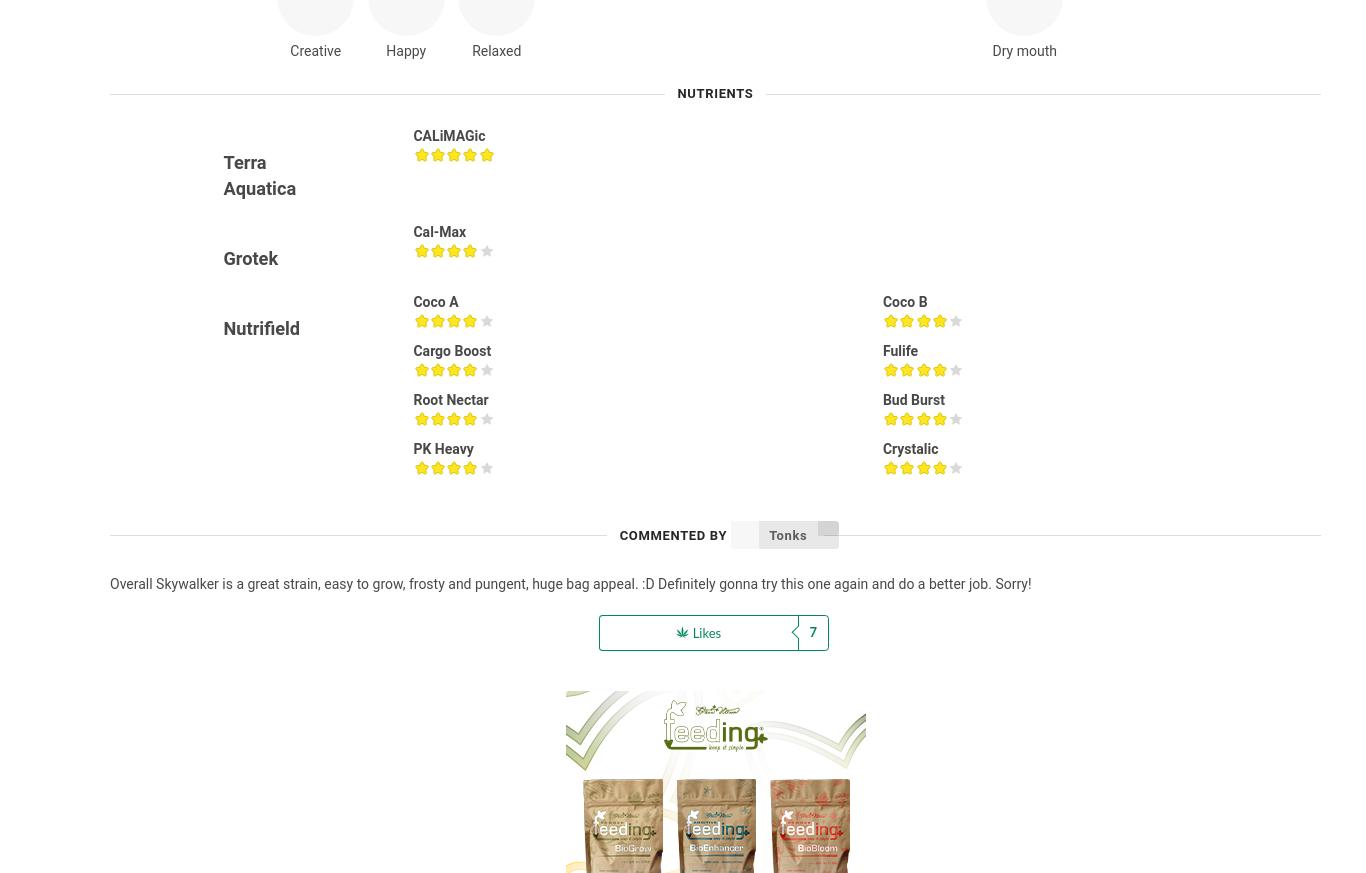 Image resolution: width=1366 pixels, height=873 pixels. I want to click on 'Commented by', so click(673, 533).